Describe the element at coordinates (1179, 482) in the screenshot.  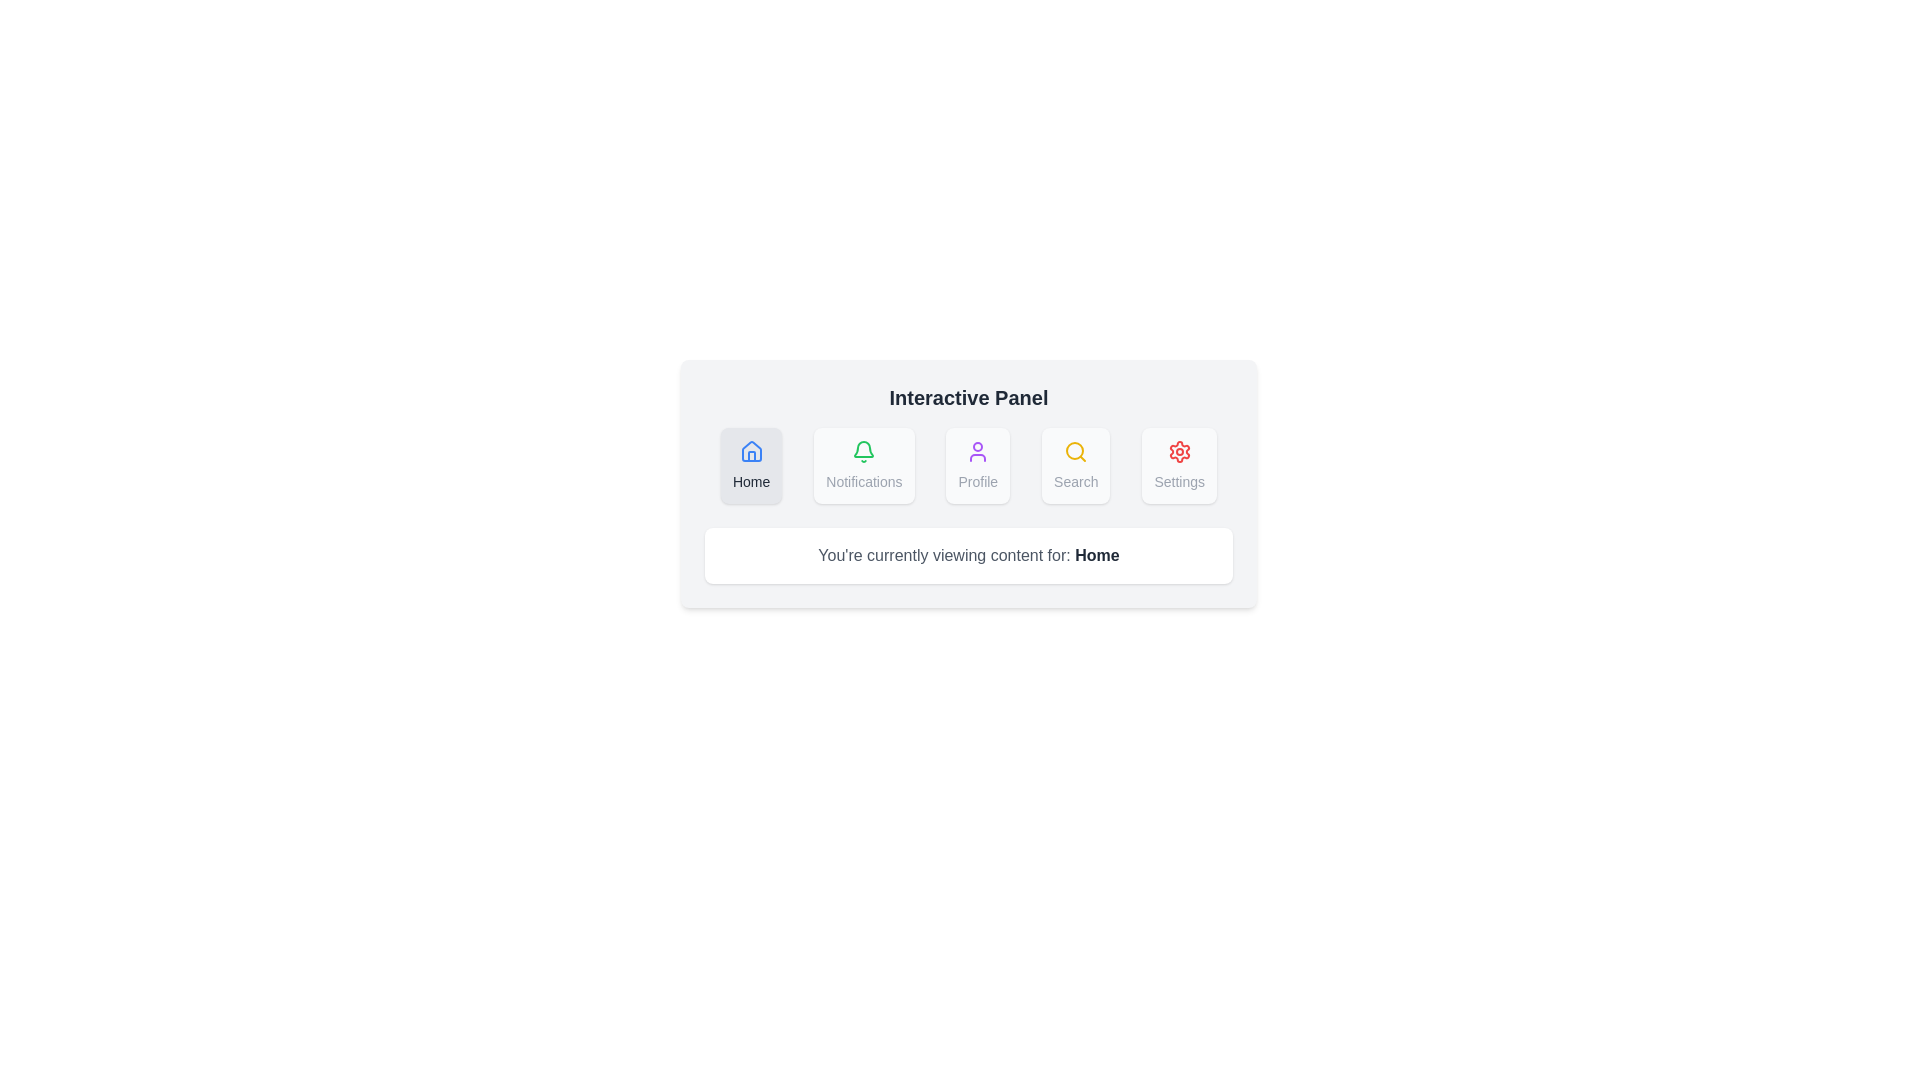
I see `text label that says 'Settings', which is styled with a medium font weight in gray color and located beneath a gear icon in a button-like area` at that location.